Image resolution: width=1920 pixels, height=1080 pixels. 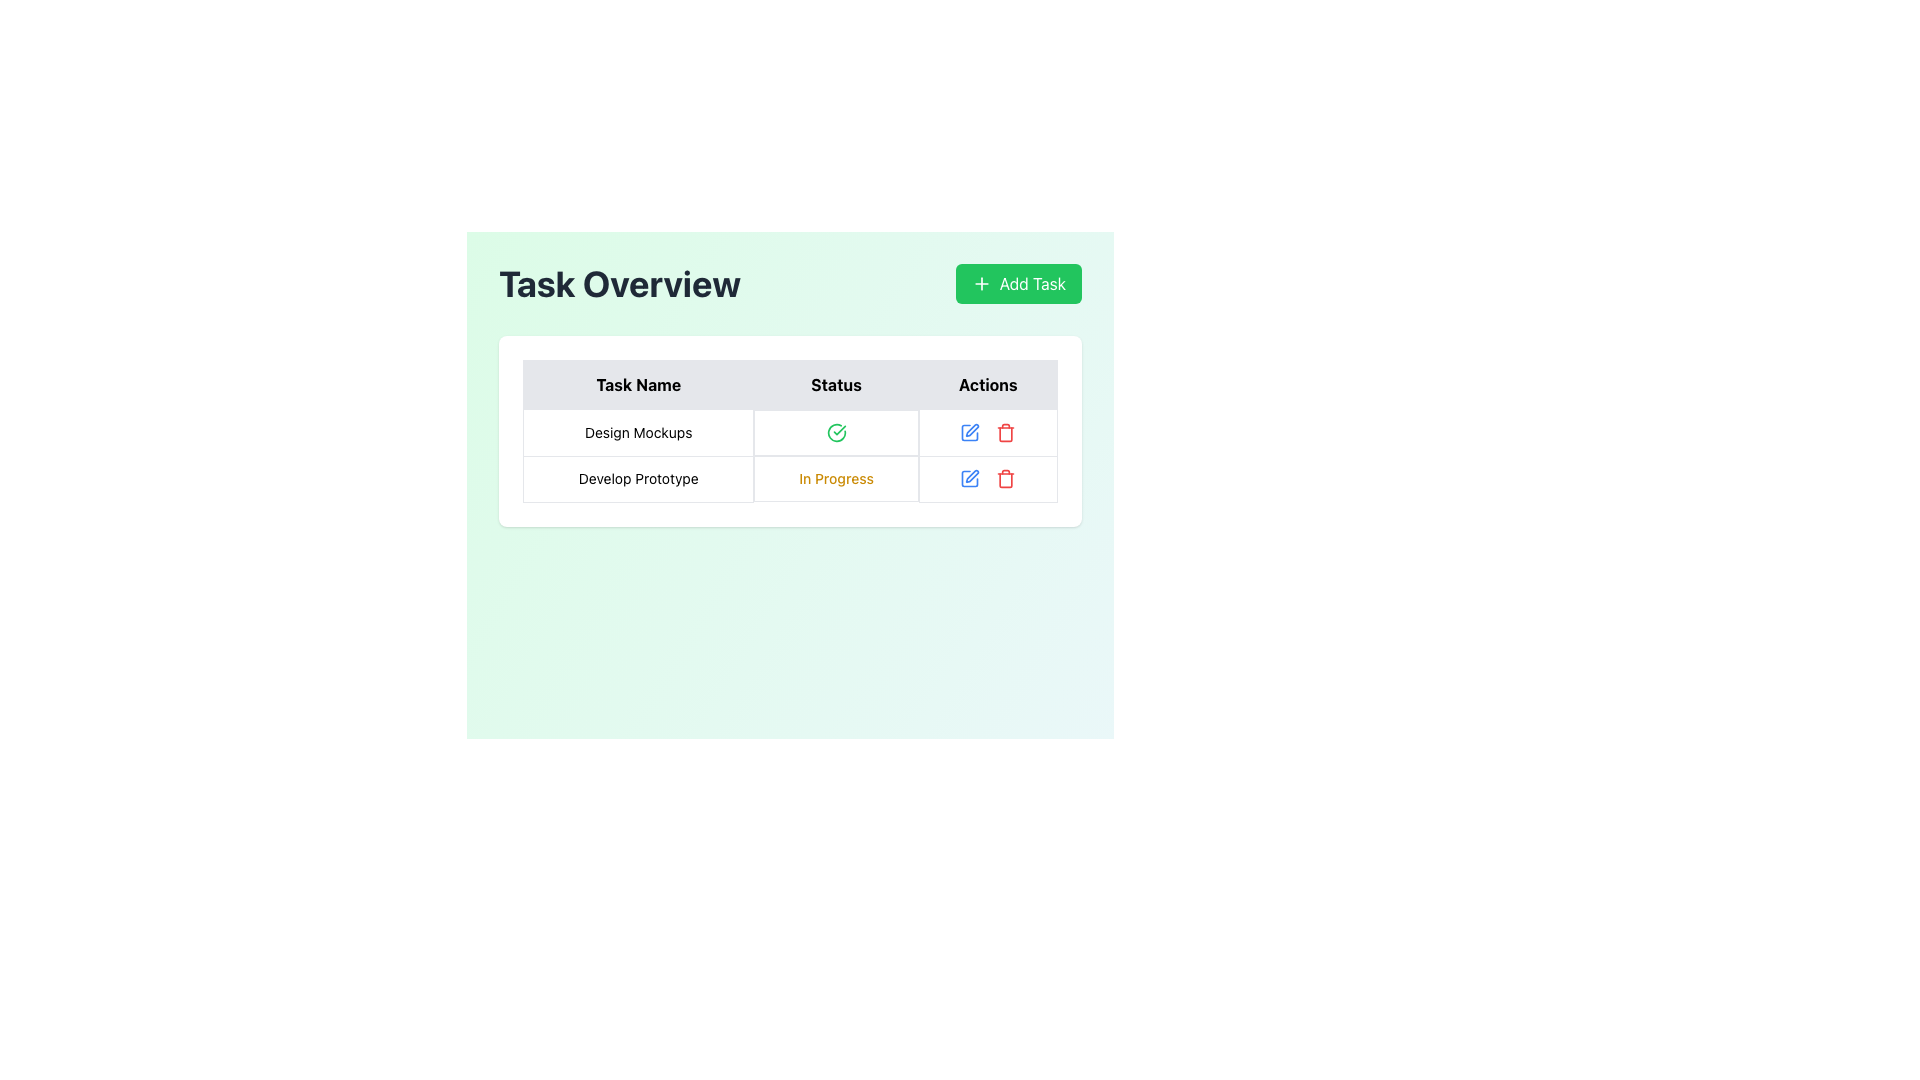 What do you see at coordinates (981, 284) in the screenshot?
I see `the plus icon located to the left of the 'Add Task' text in the green rectangular button at the top-right corner of the interface` at bounding box center [981, 284].